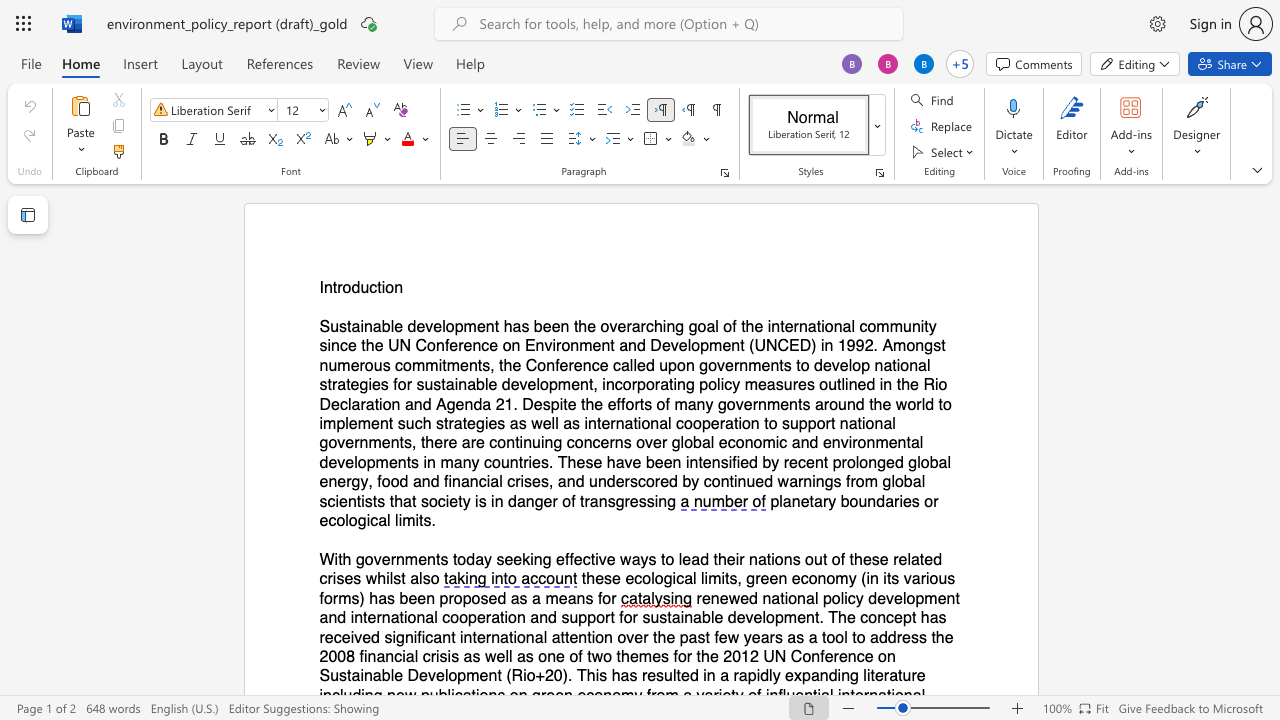  I want to click on the space between the continuous character "e" and "s" in the text, so click(910, 500).